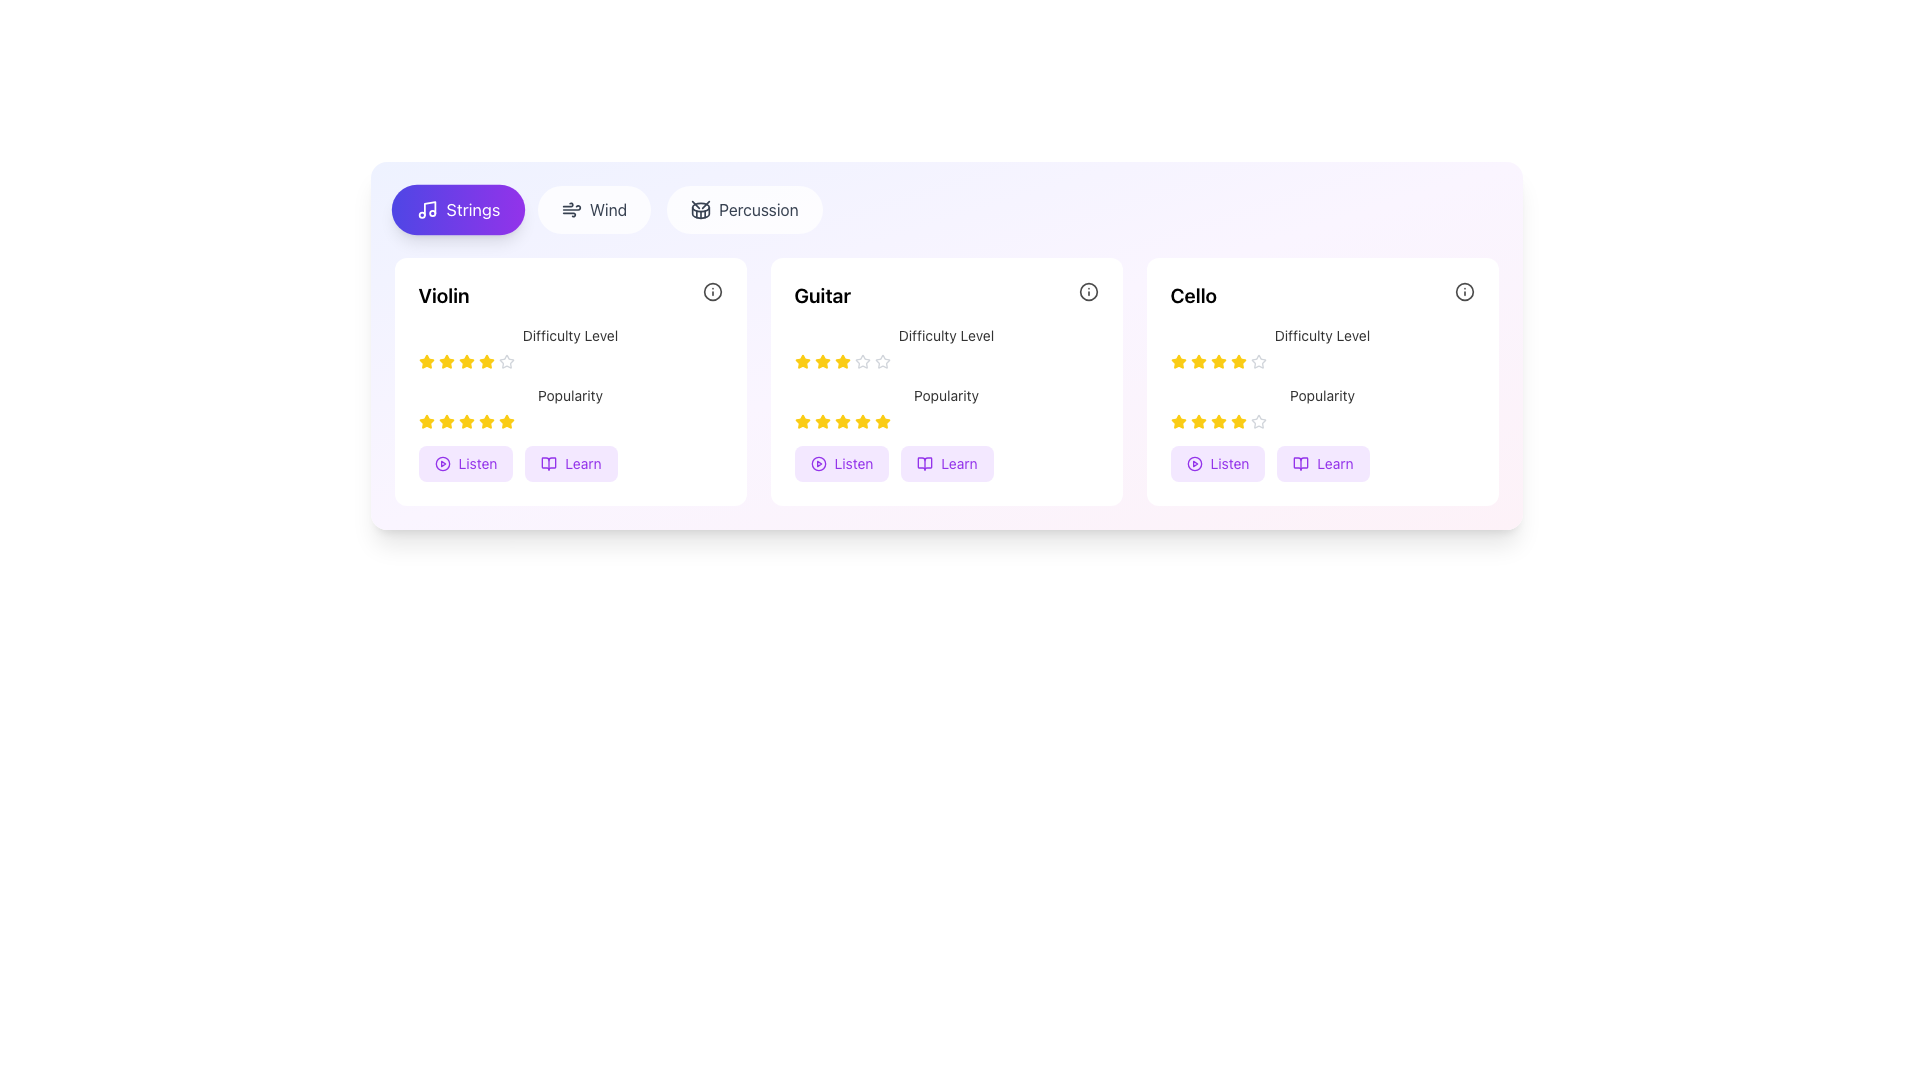  I want to click on the fifth star icon in the second row under the heading 'Popularity' within the 'Violin' card, which is filled with yellow color and indicates content popularity, so click(506, 420).